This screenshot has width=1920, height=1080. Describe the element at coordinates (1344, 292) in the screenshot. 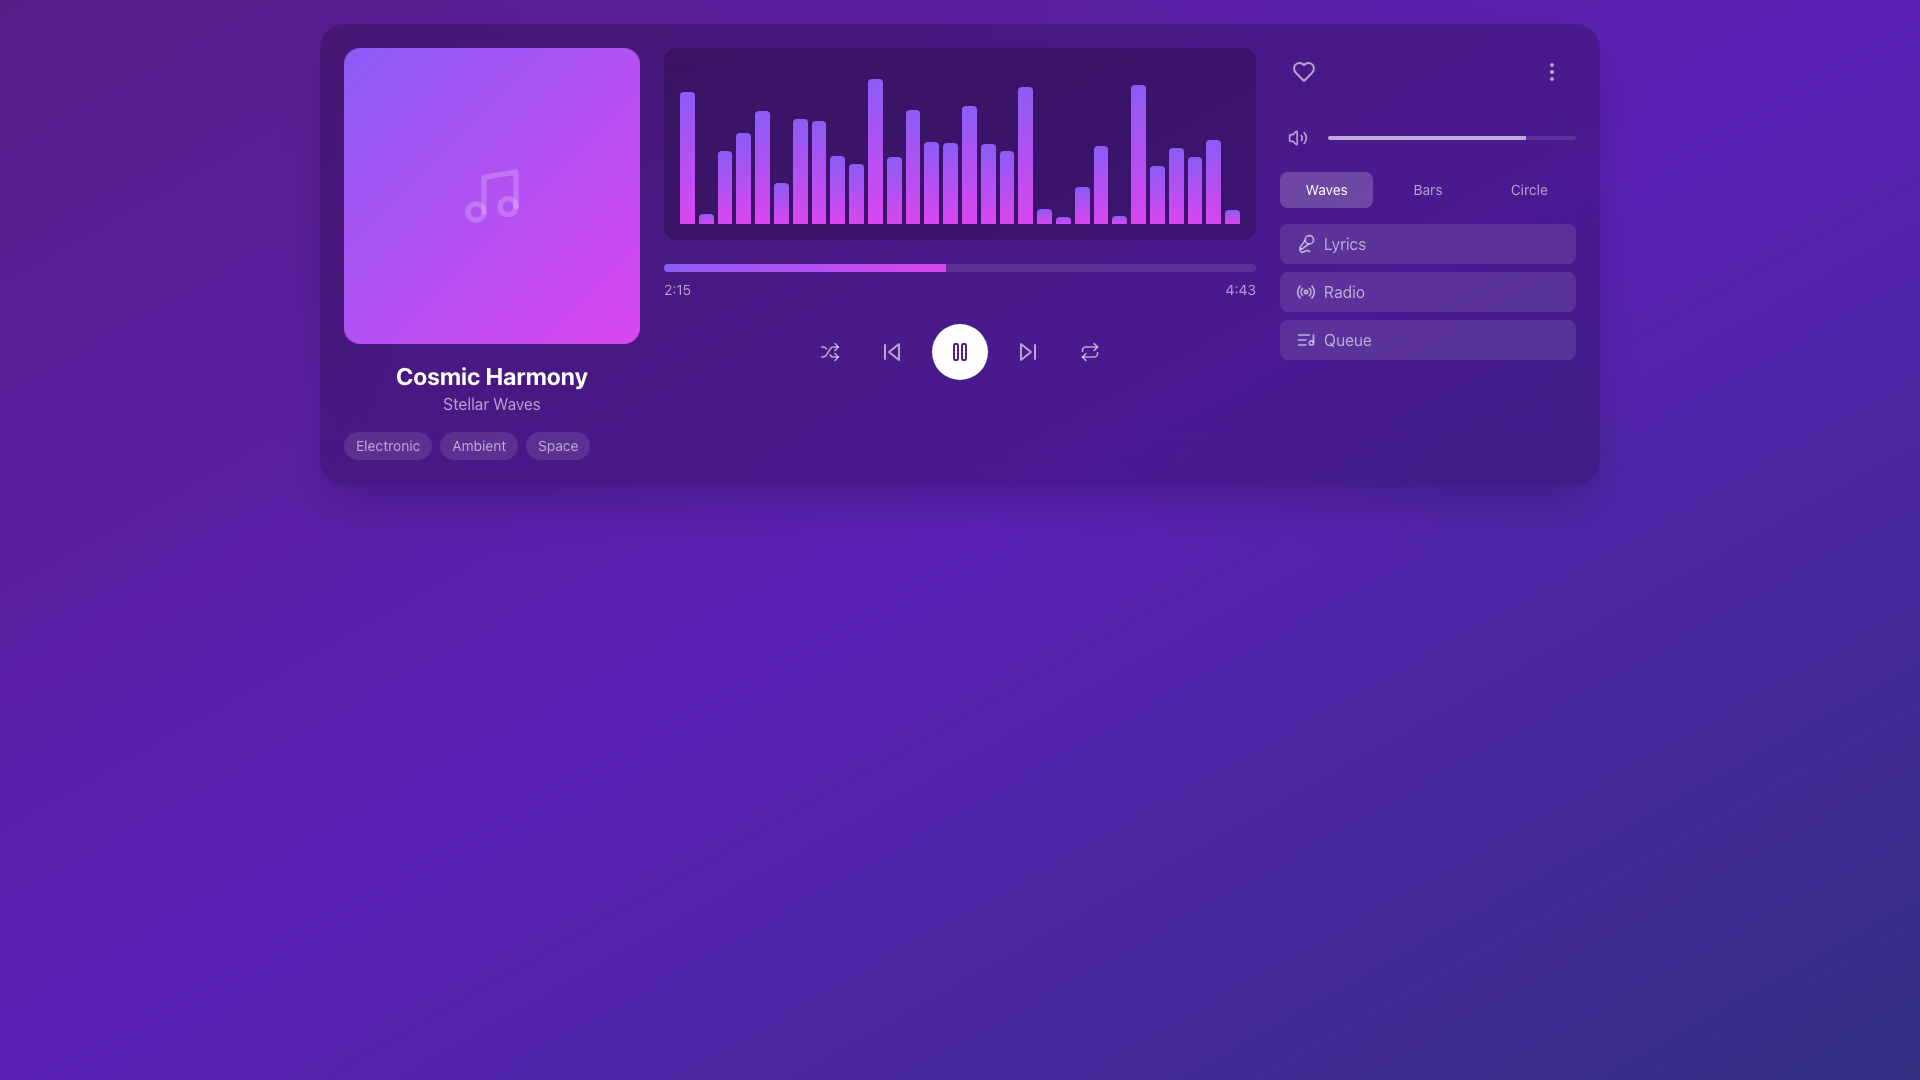

I see `the 'Radio' label text within the button, which is styled in white on a dark purple background` at that location.